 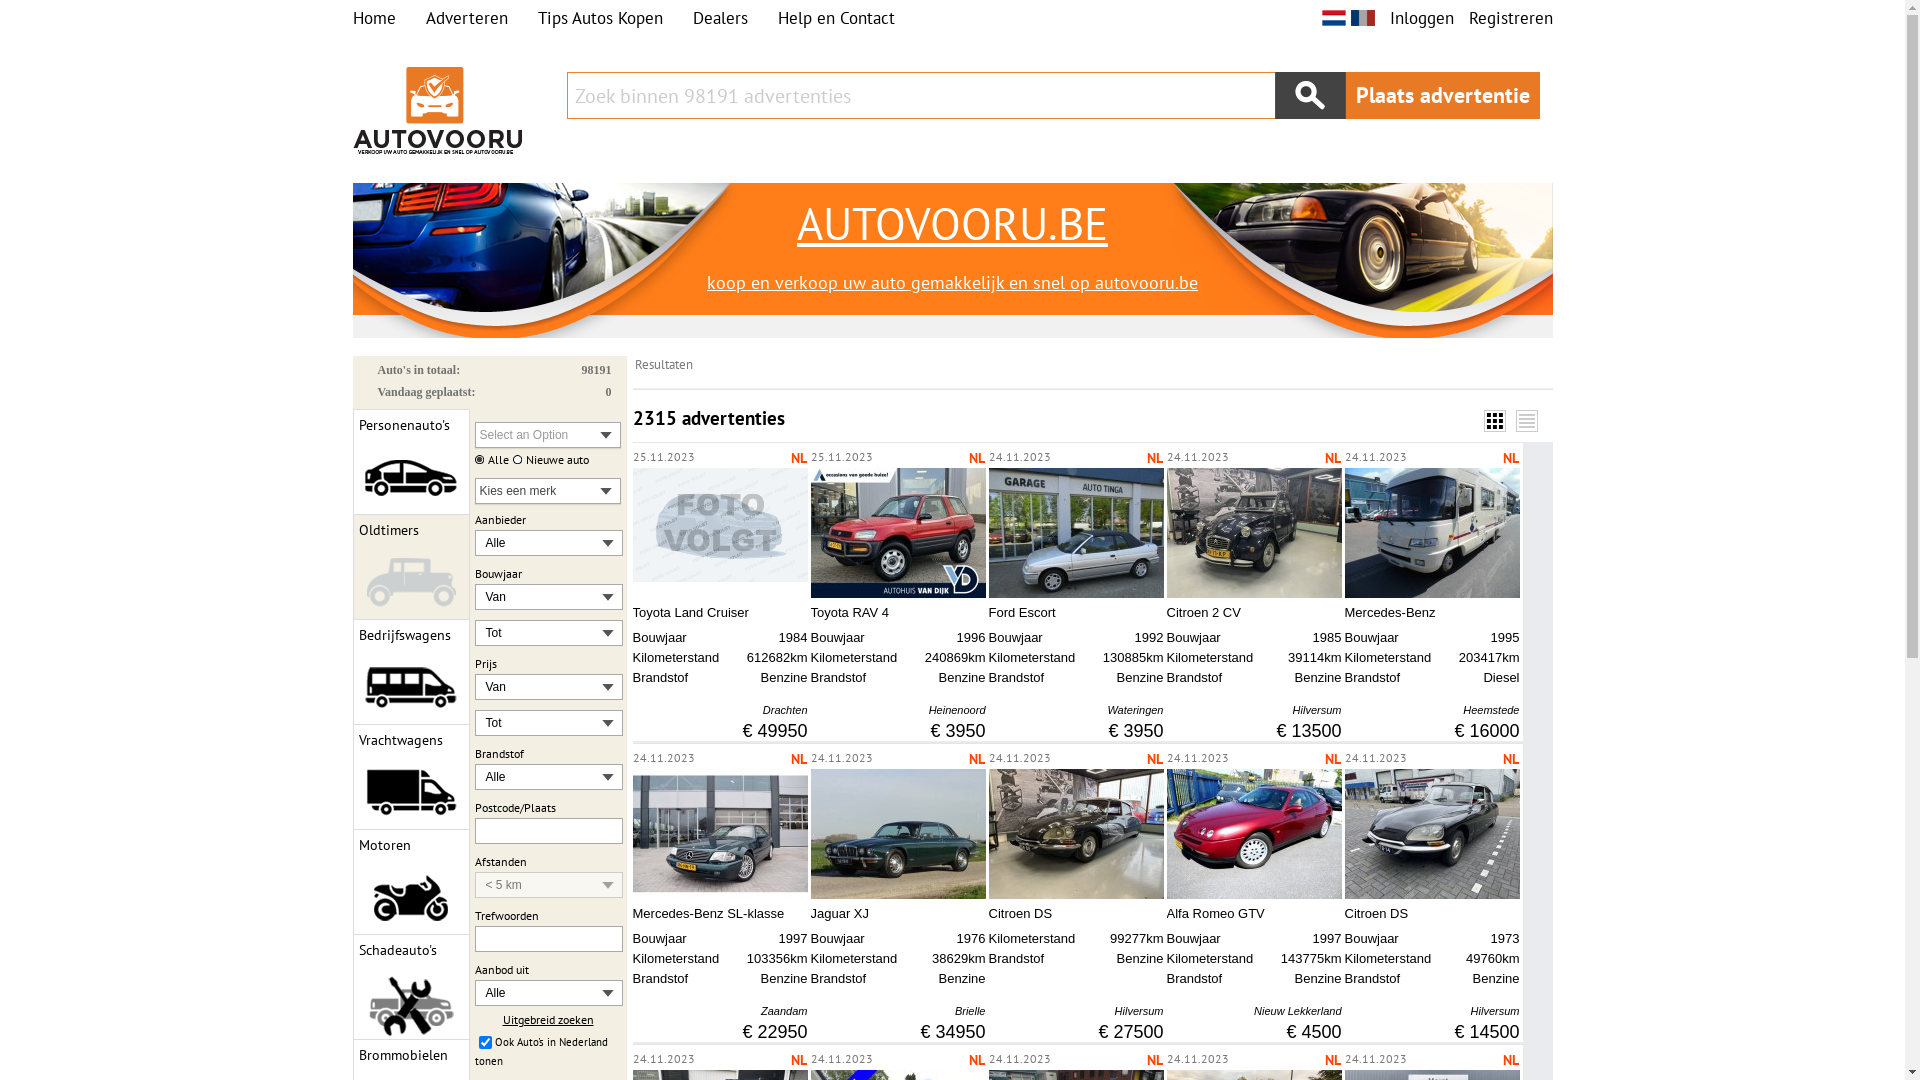 What do you see at coordinates (1420, 18) in the screenshot?
I see `'Inloggen'` at bounding box center [1420, 18].